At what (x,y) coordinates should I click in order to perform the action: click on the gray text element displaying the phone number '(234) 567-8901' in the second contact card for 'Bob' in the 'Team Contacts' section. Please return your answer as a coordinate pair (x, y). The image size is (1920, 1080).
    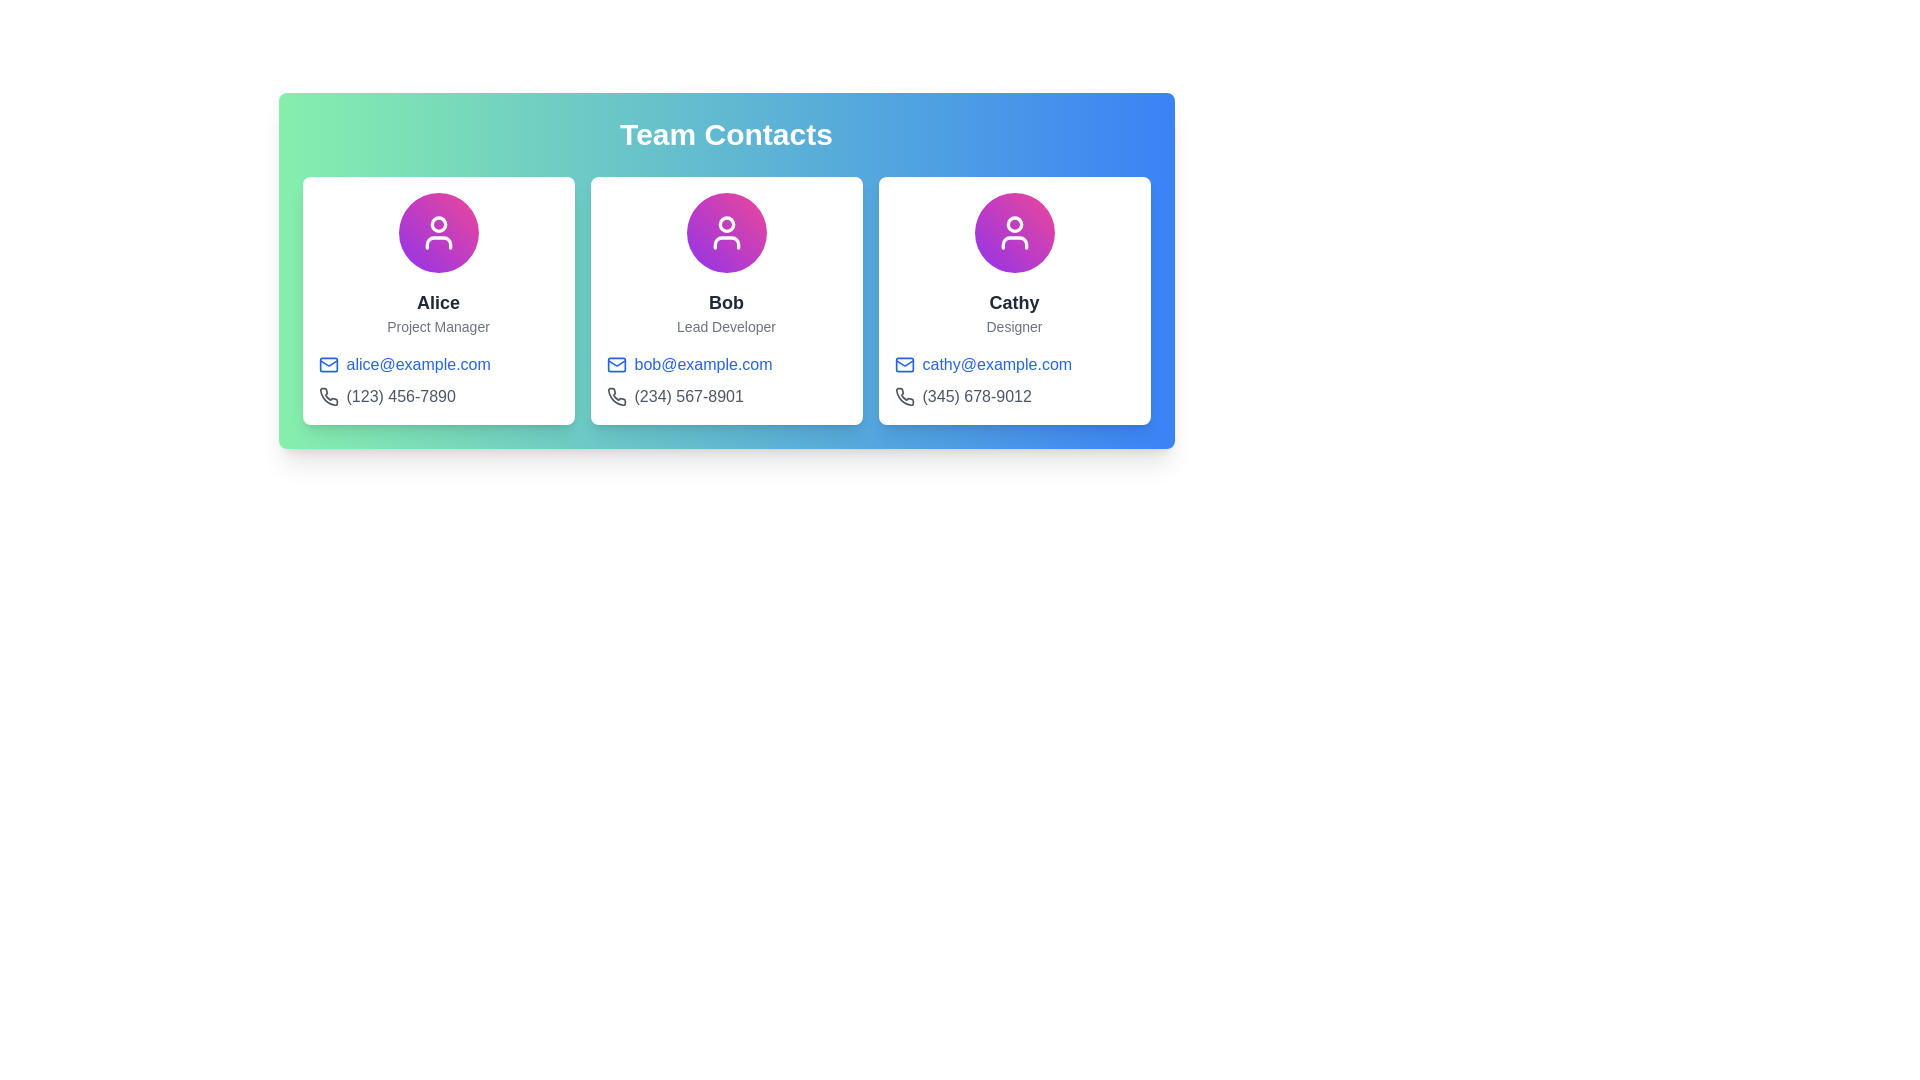
    Looking at the image, I should click on (689, 397).